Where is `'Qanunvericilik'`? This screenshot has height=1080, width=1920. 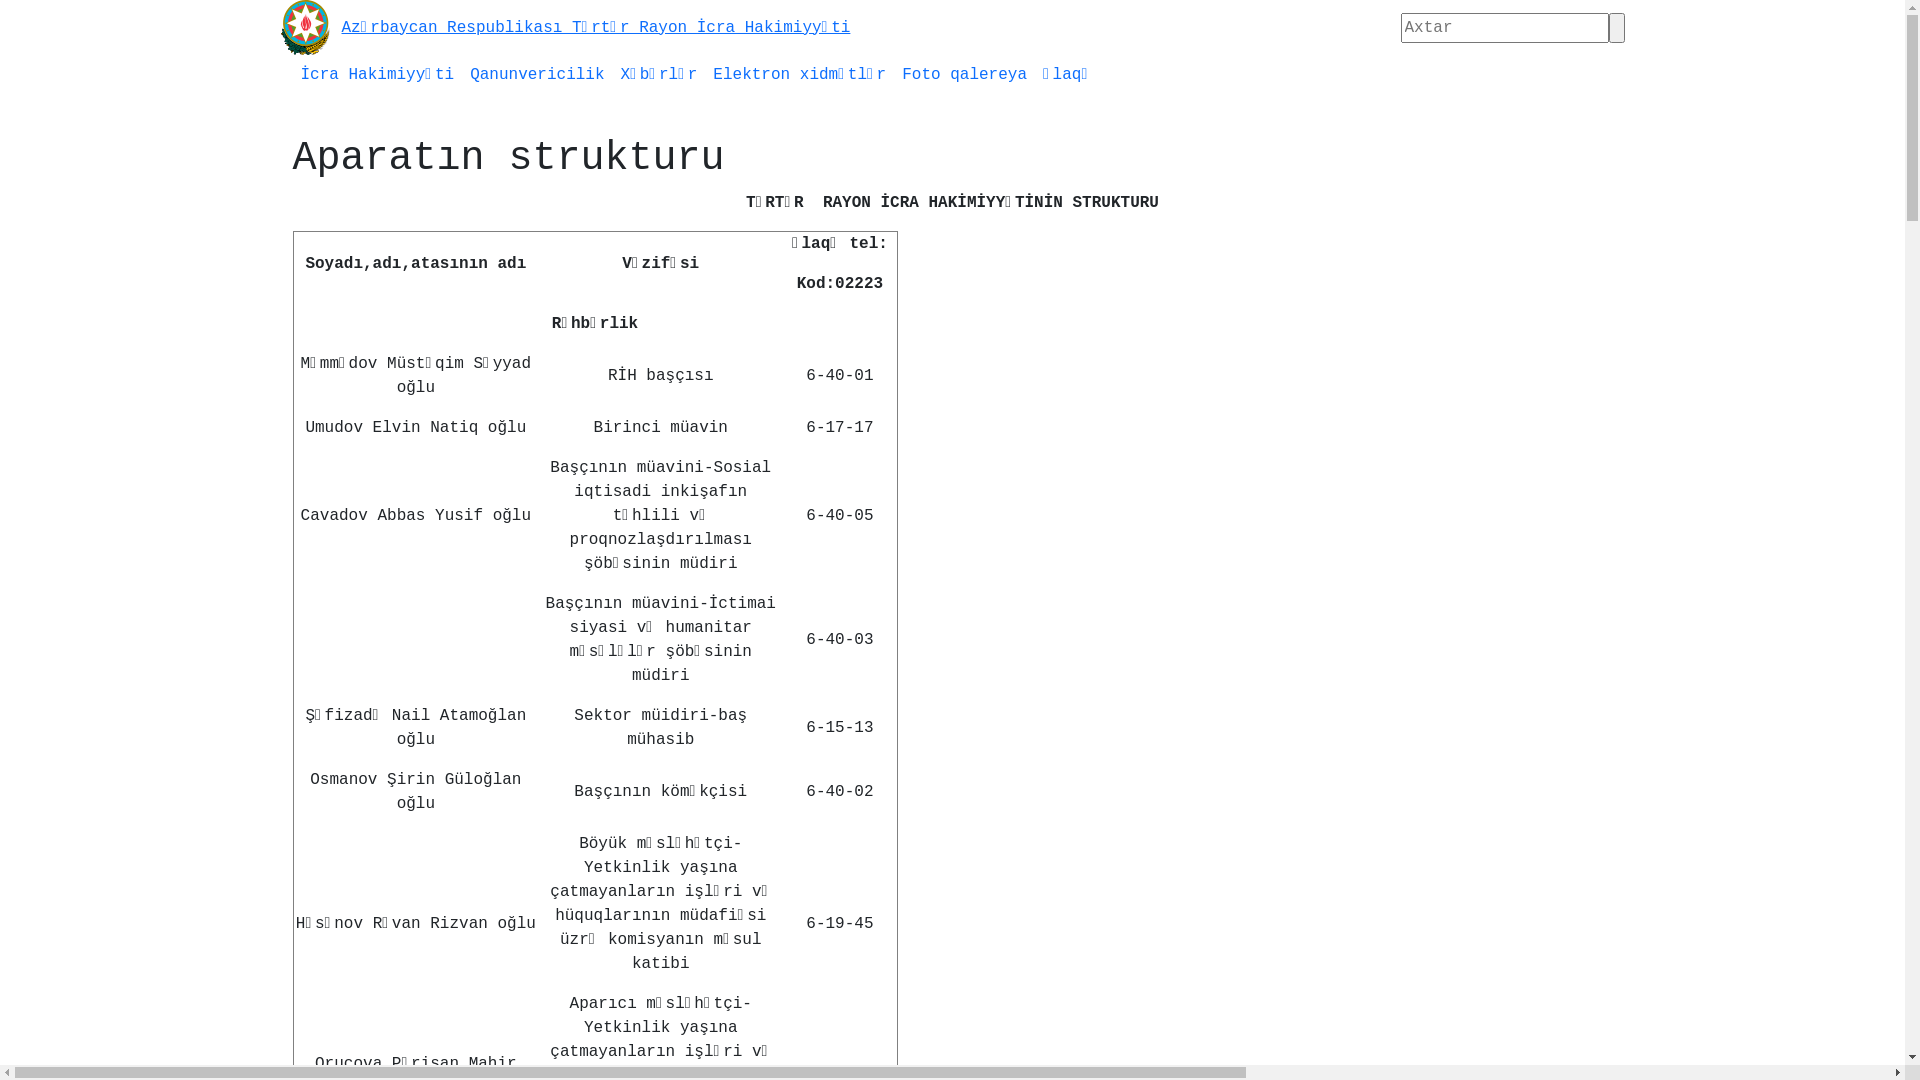
'Qanunvericilik' is located at coordinates (537, 73).